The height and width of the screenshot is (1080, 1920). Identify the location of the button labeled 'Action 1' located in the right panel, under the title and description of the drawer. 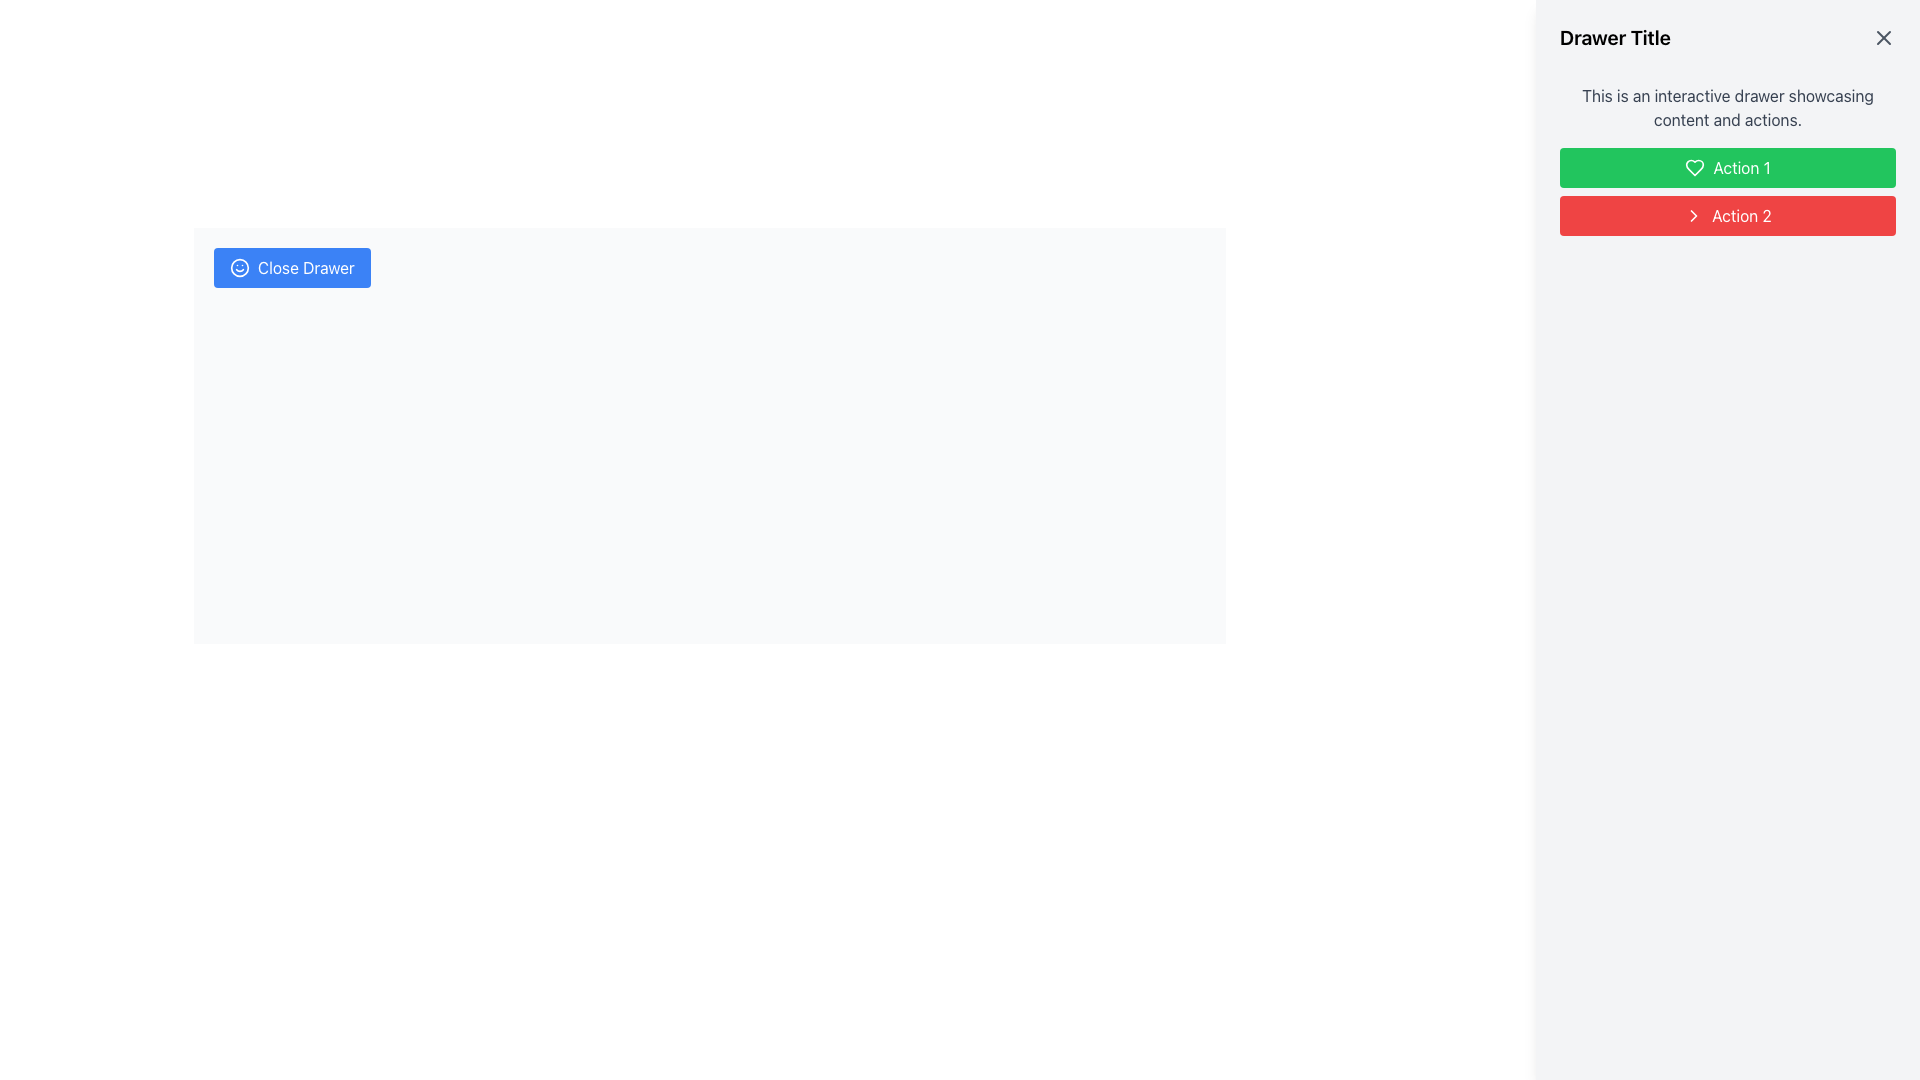
(1727, 167).